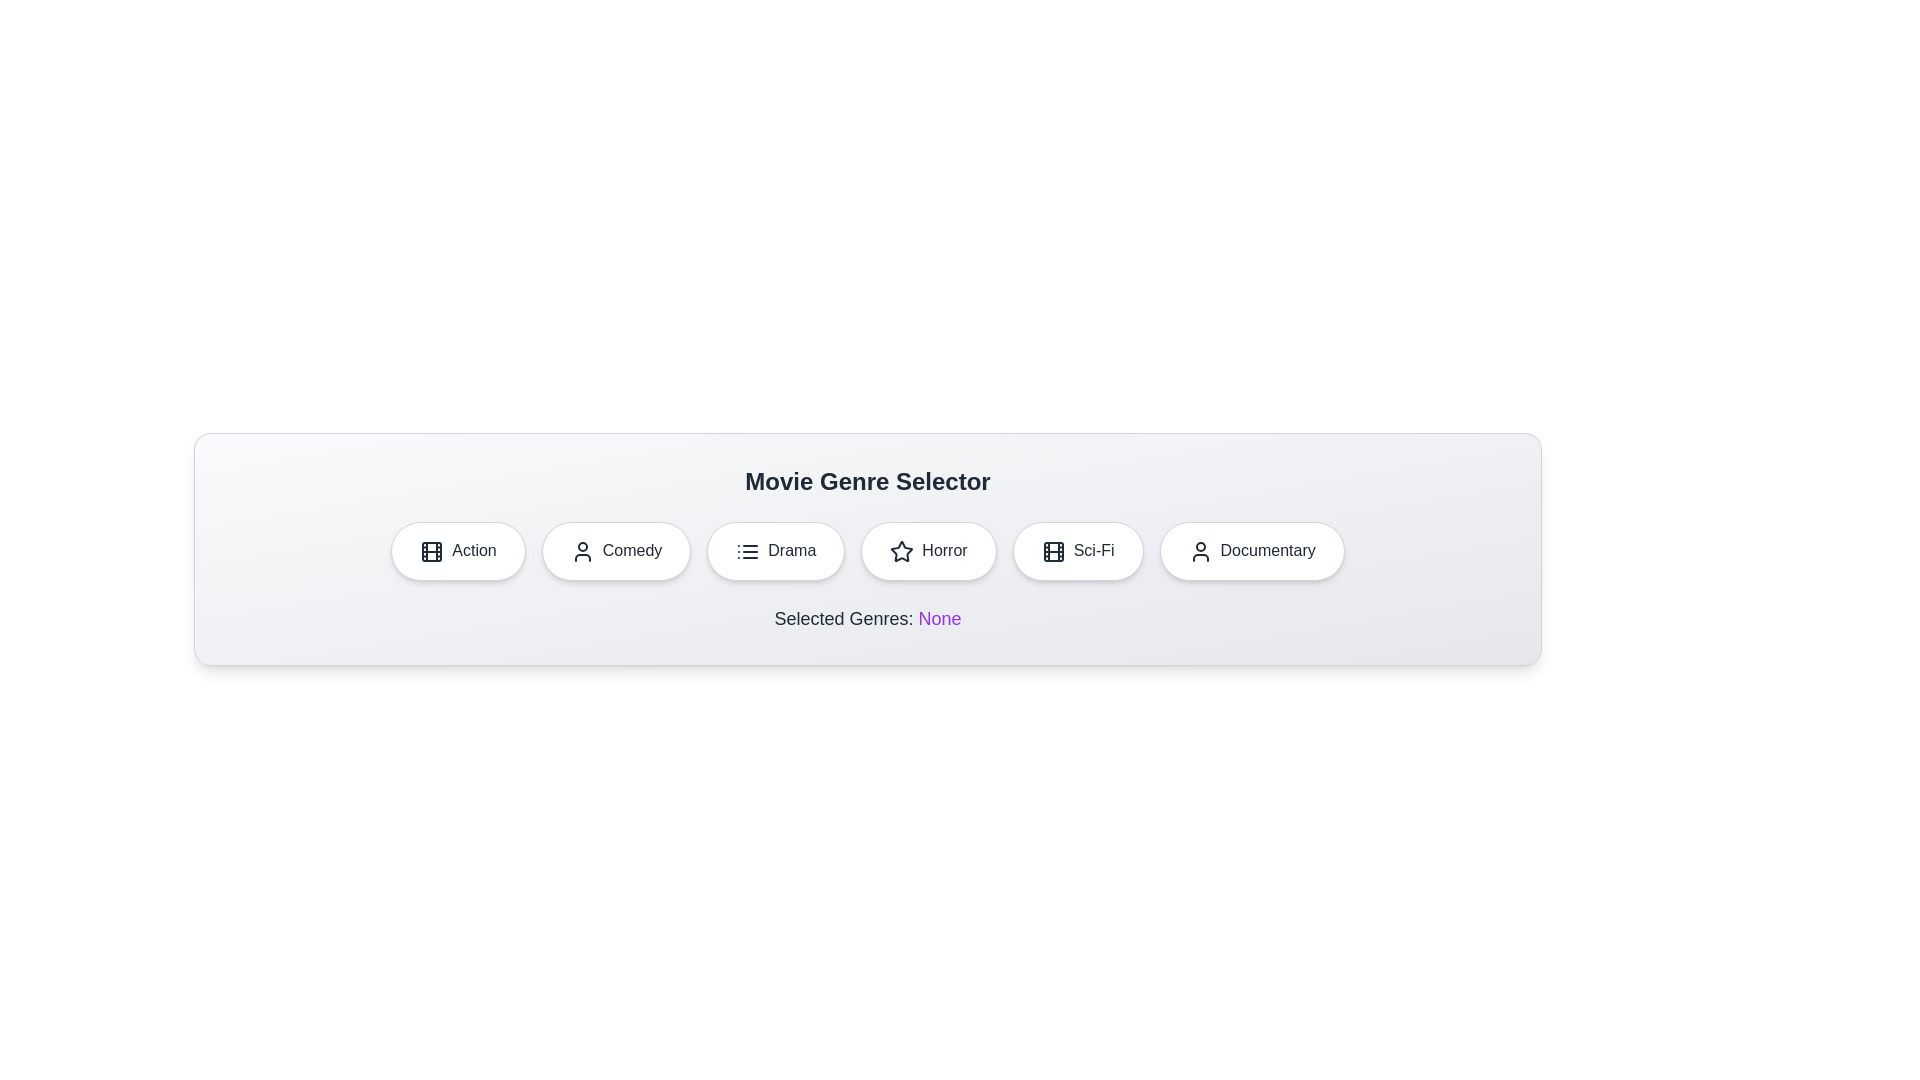 The width and height of the screenshot is (1920, 1080). Describe the element at coordinates (431, 551) in the screenshot. I see `the 'Action' genre button represented by a film reel icon, which is the leftmost button in the horizontal genre options bar` at that location.